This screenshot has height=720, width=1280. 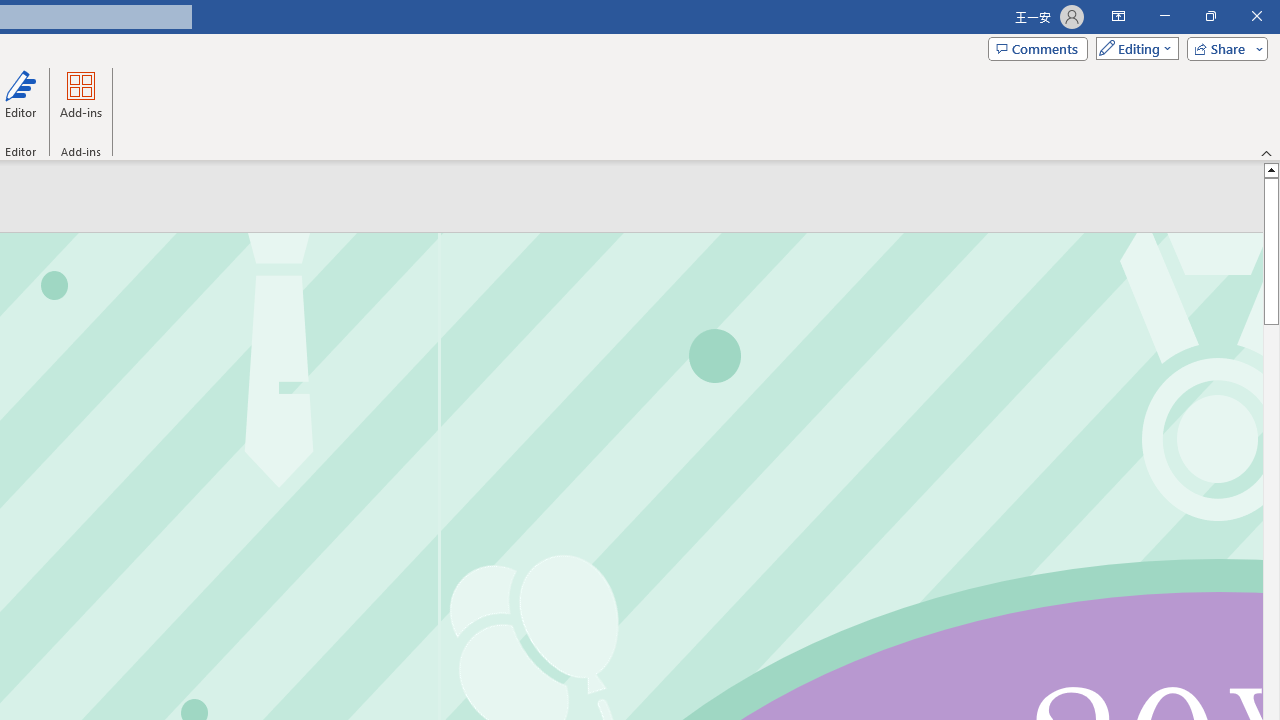 I want to click on 'Line up', so click(x=1270, y=168).